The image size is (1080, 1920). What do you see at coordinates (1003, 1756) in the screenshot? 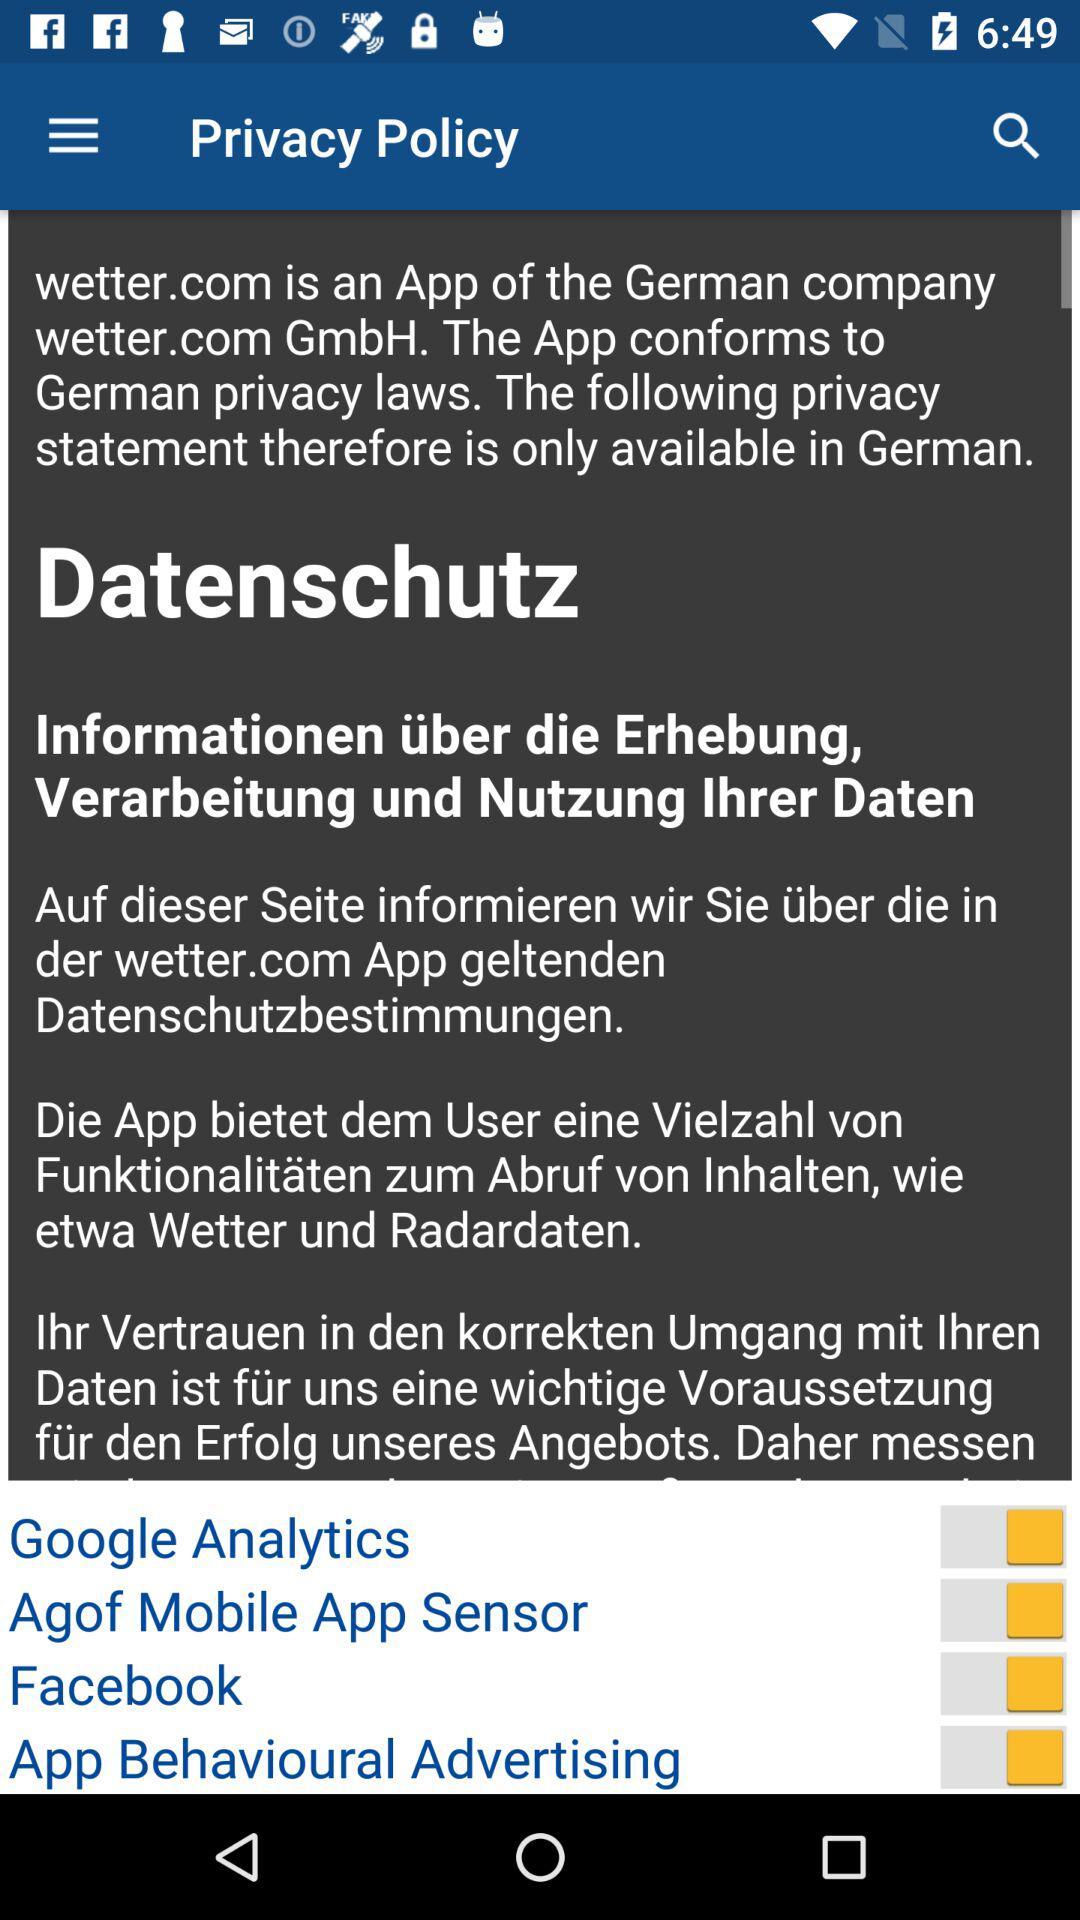
I see `app behavioral advertising settings` at bounding box center [1003, 1756].